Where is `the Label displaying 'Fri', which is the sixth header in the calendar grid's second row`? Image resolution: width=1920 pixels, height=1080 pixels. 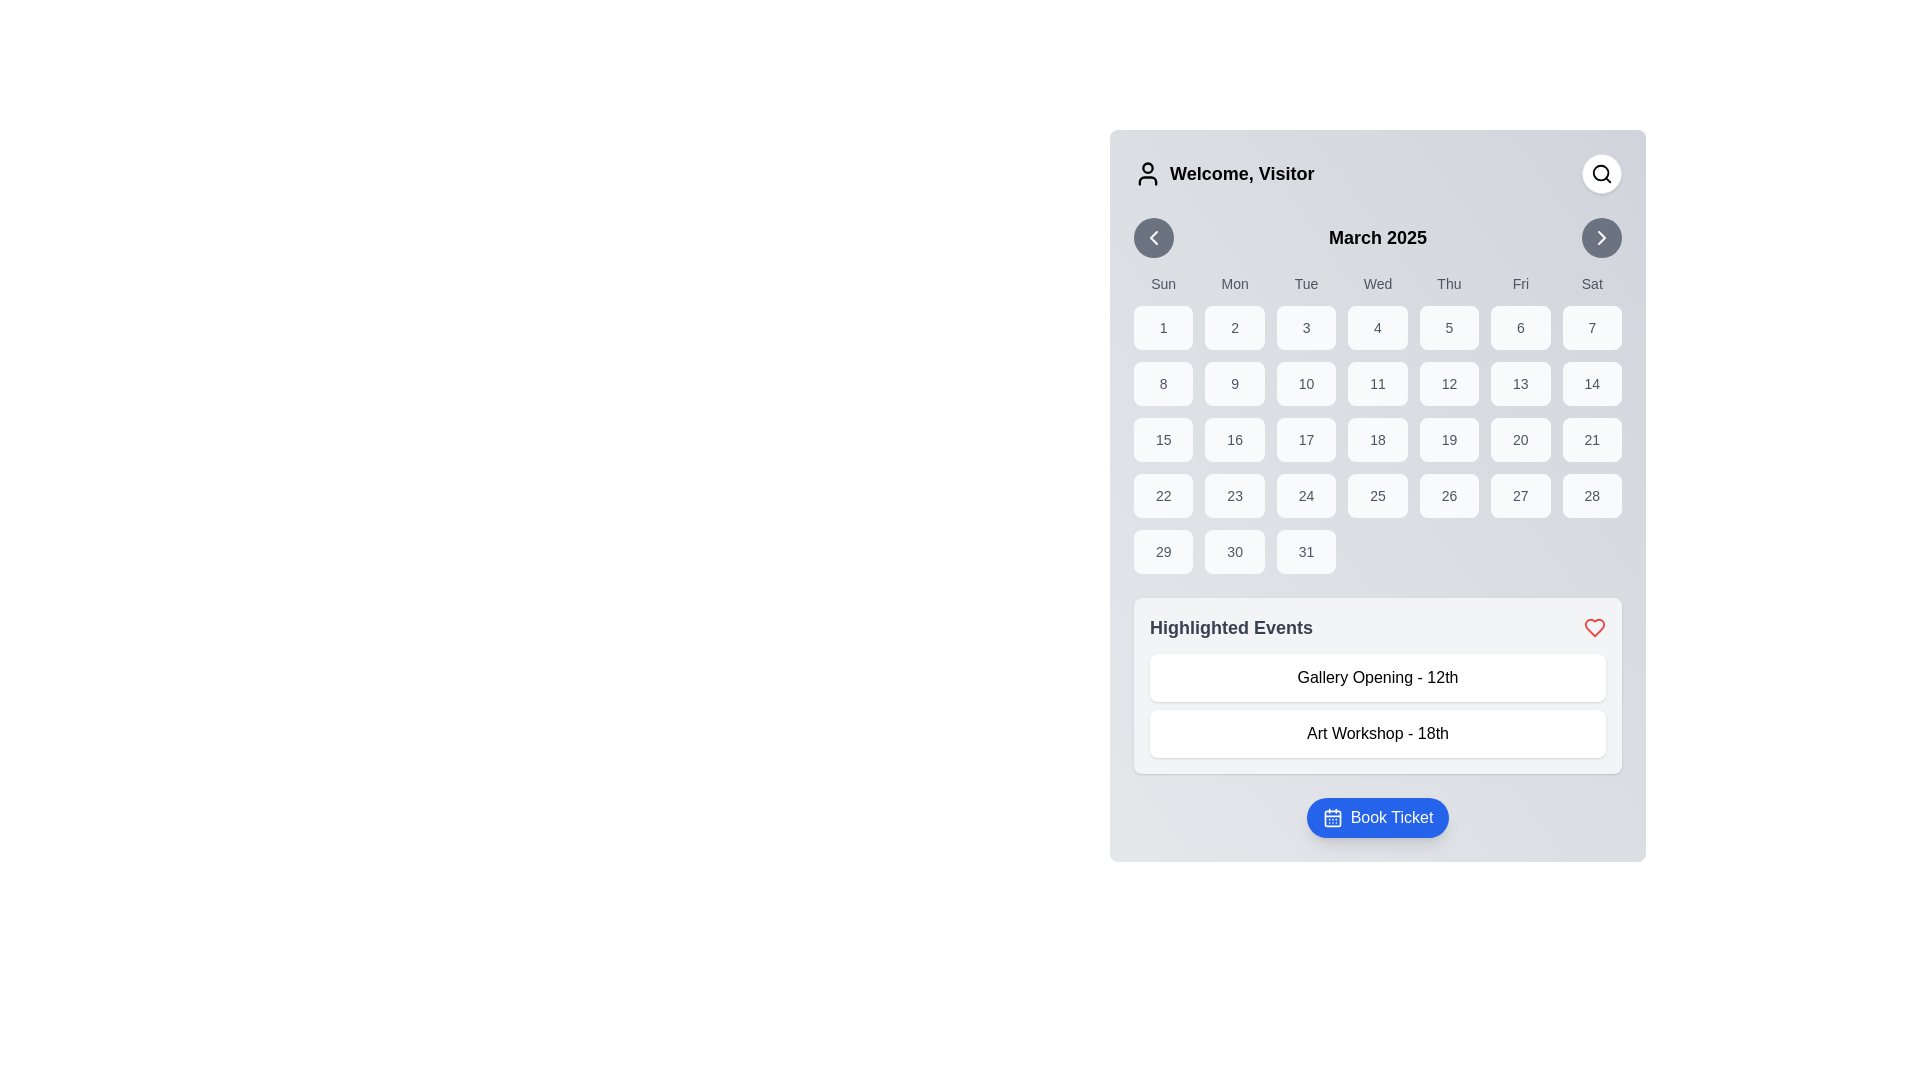
the Label displaying 'Fri', which is the sixth header in the calendar grid's second row is located at coordinates (1520, 284).